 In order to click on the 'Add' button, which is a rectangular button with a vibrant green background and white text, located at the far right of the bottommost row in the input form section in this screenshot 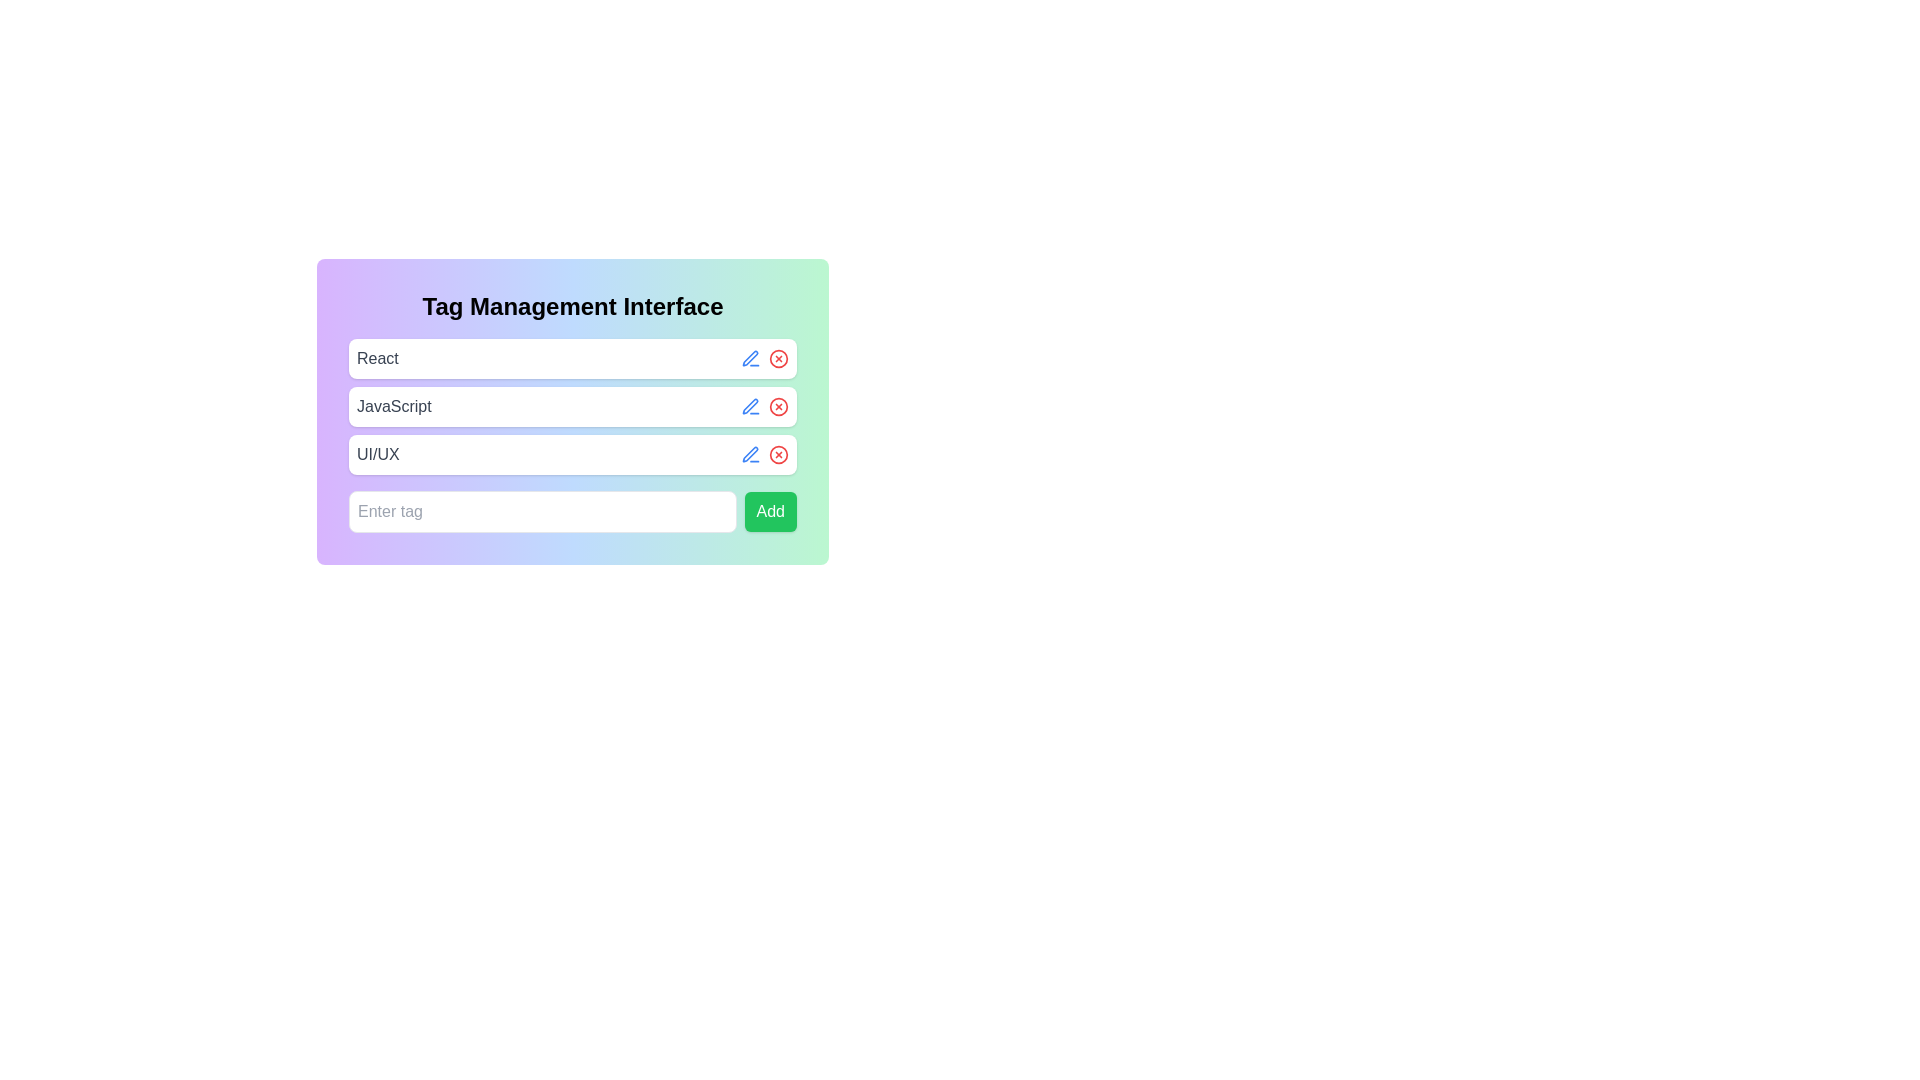, I will do `click(769, 511)`.